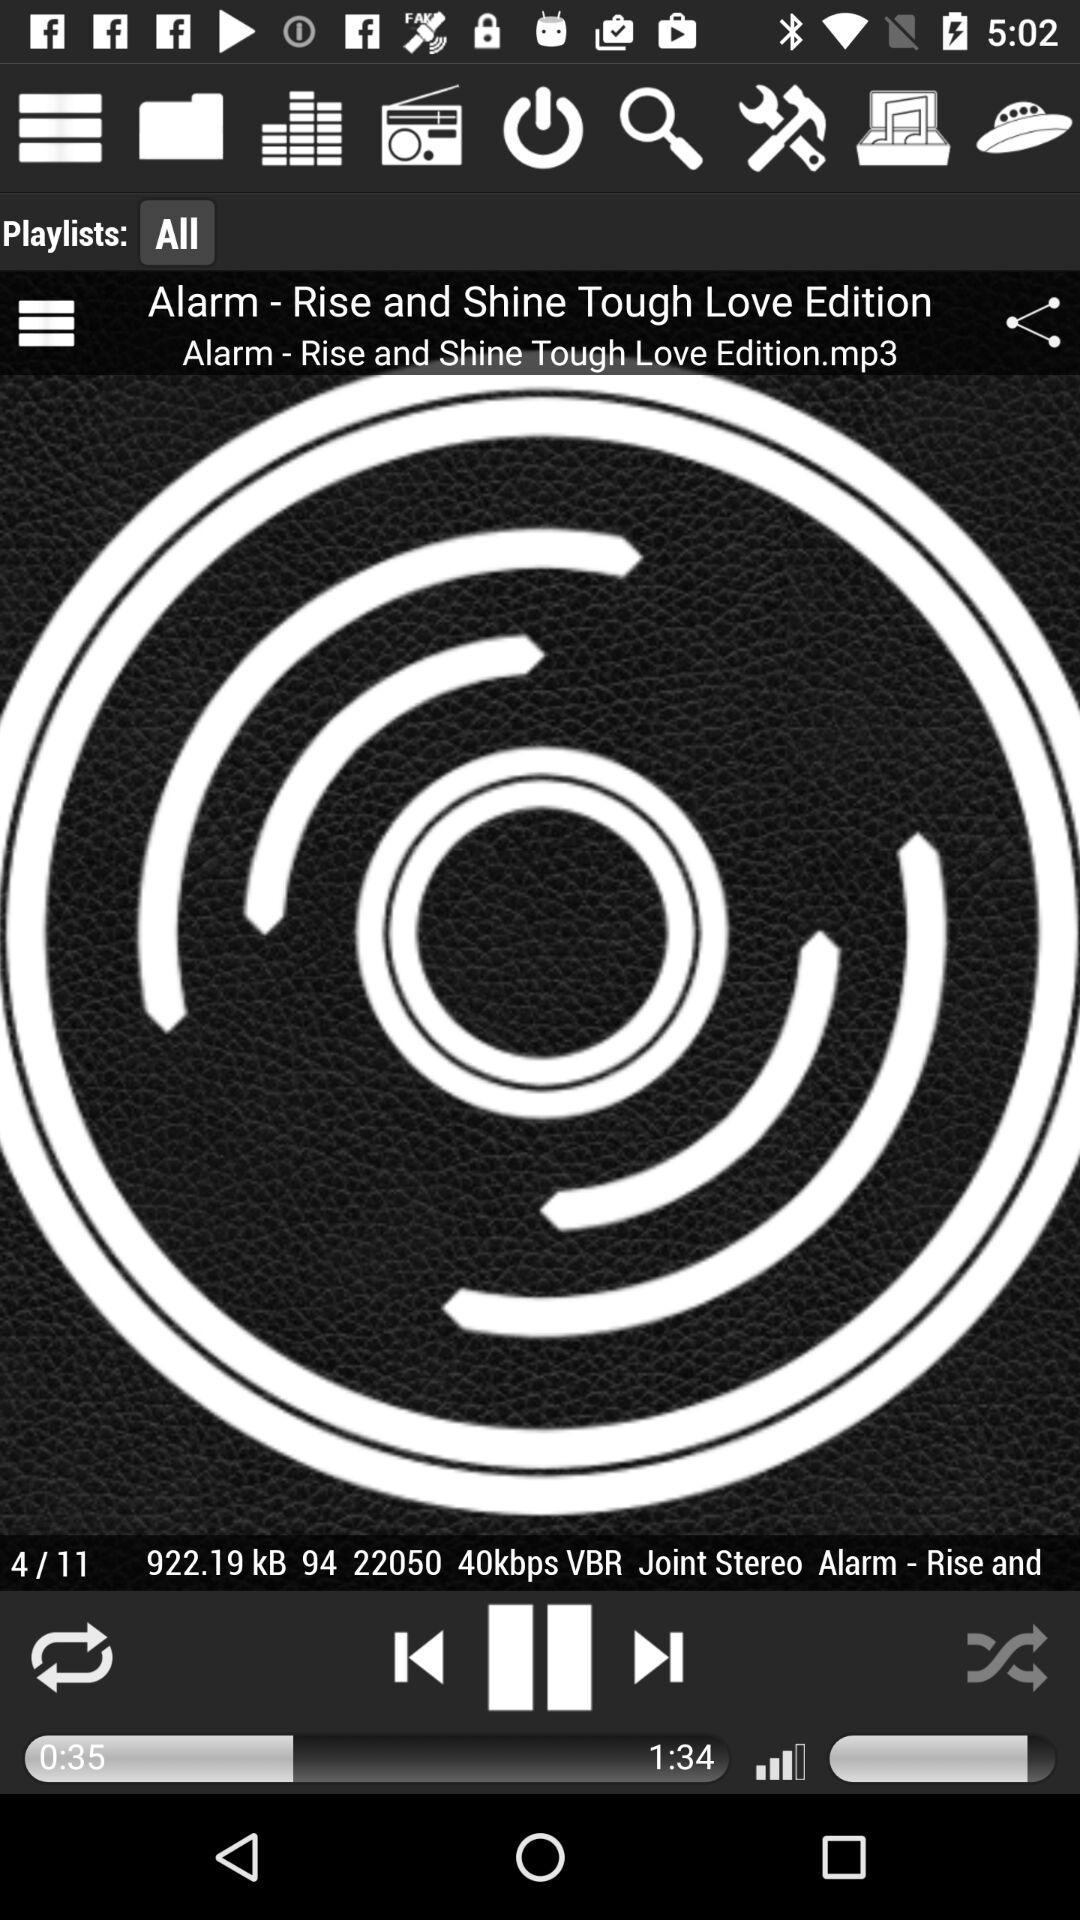 The width and height of the screenshot is (1080, 1920). Describe the element at coordinates (1033, 323) in the screenshot. I see `the share icon` at that location.